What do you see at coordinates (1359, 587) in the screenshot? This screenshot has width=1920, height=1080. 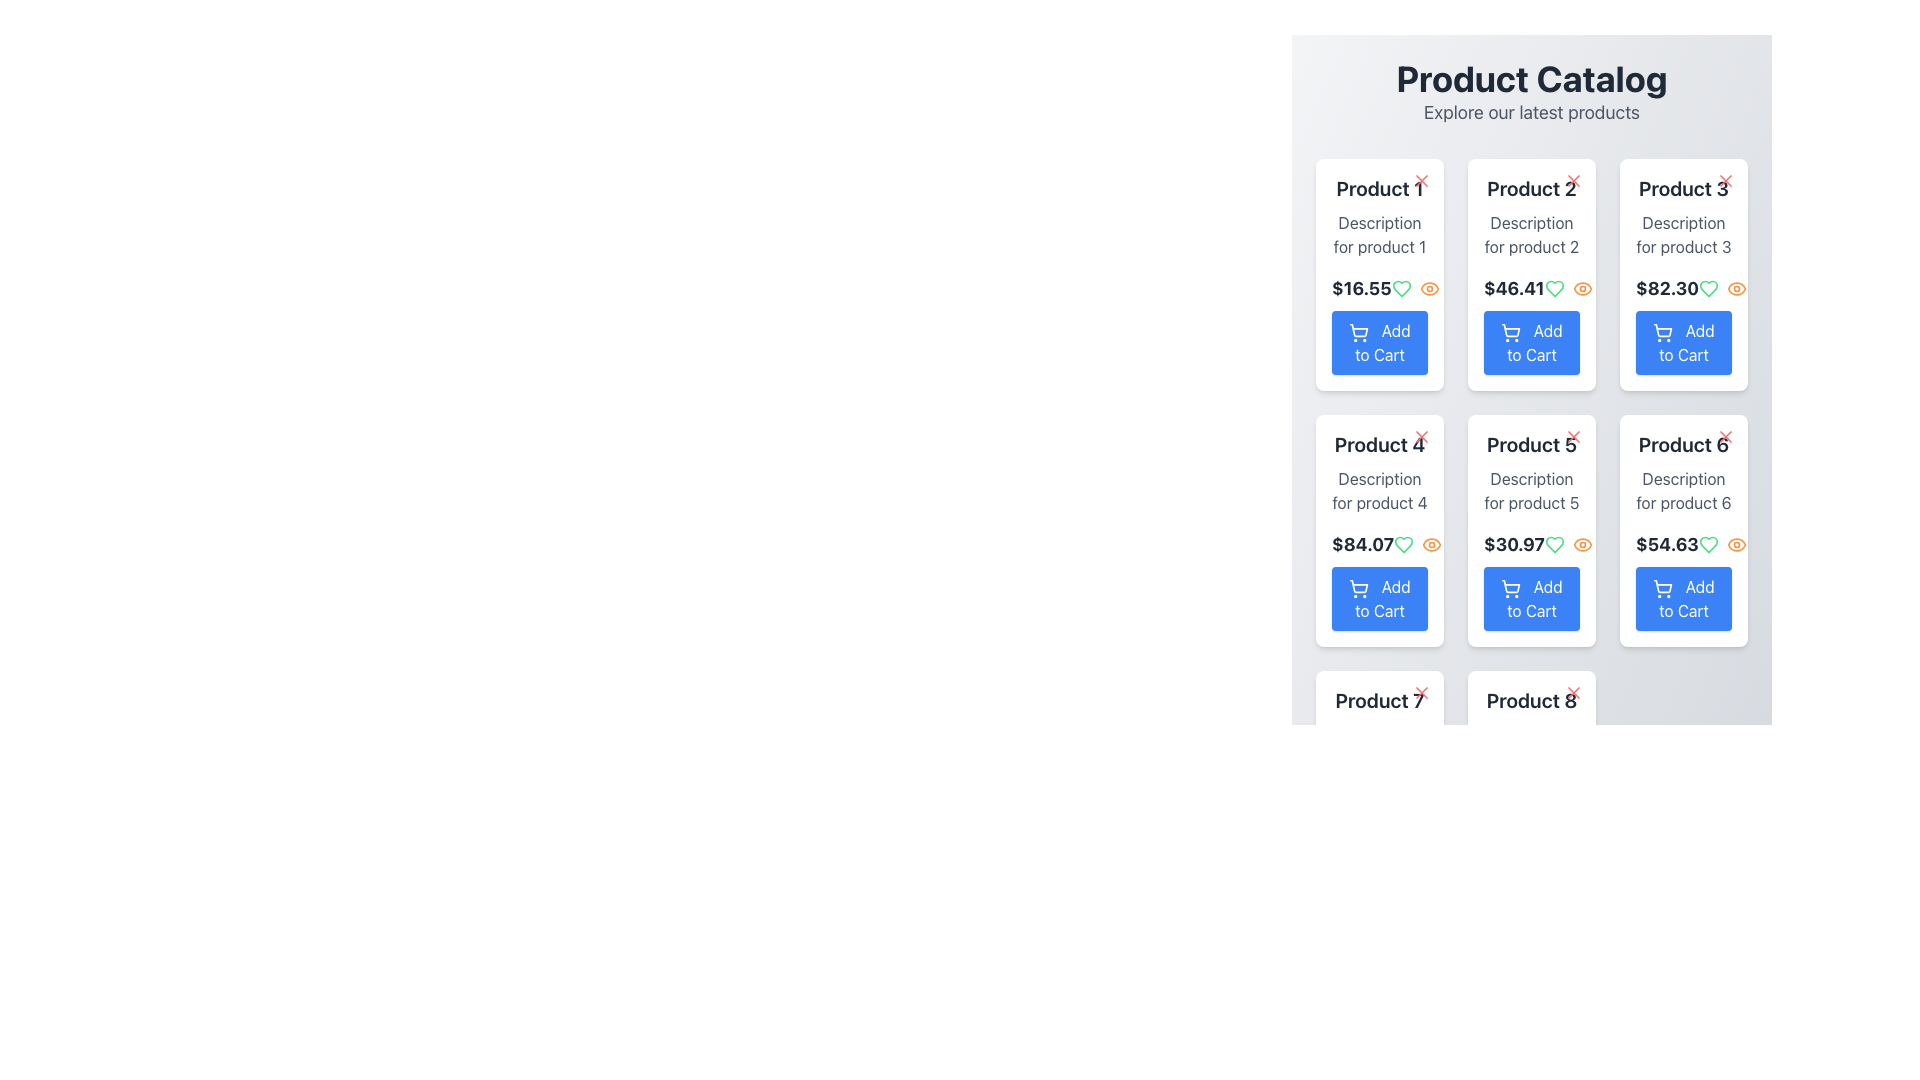 I see `the shopping cart icon within the blue 'Add to Cart' button for 'Product 4' located in the second row and first column of the product grid` at bounding box center [1359, 587].